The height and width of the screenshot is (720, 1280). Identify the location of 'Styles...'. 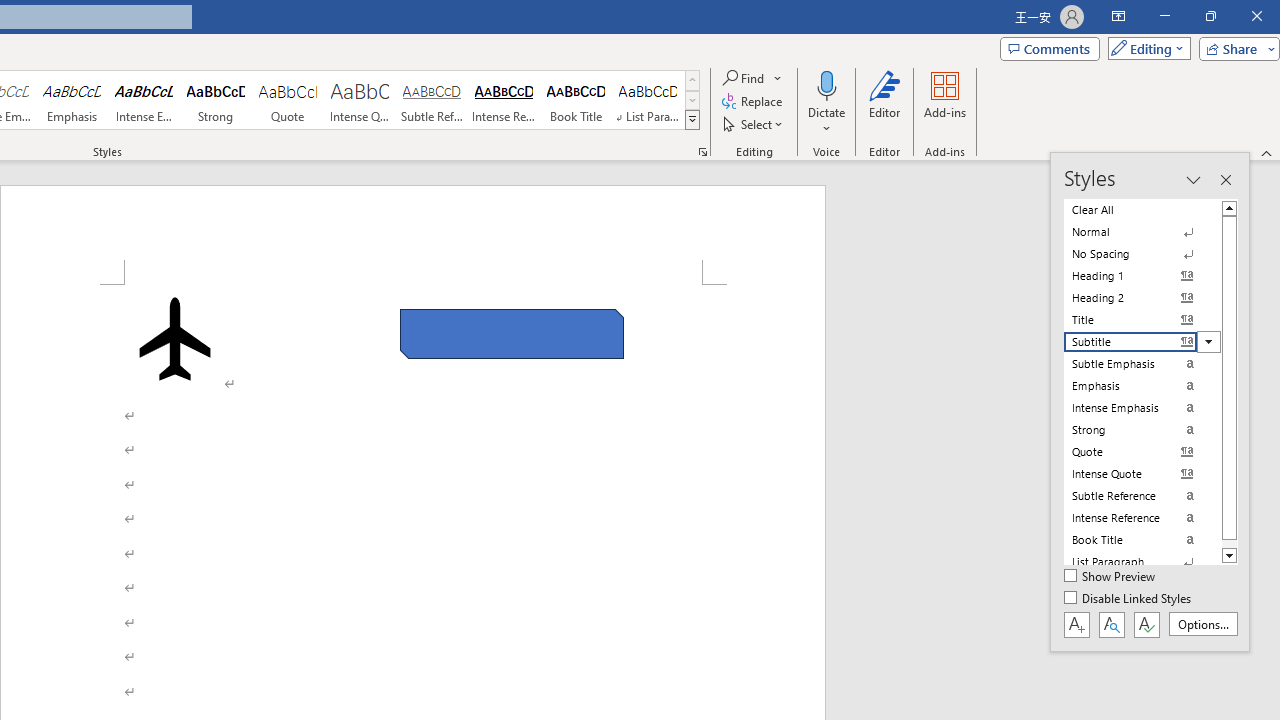
(702, 150).